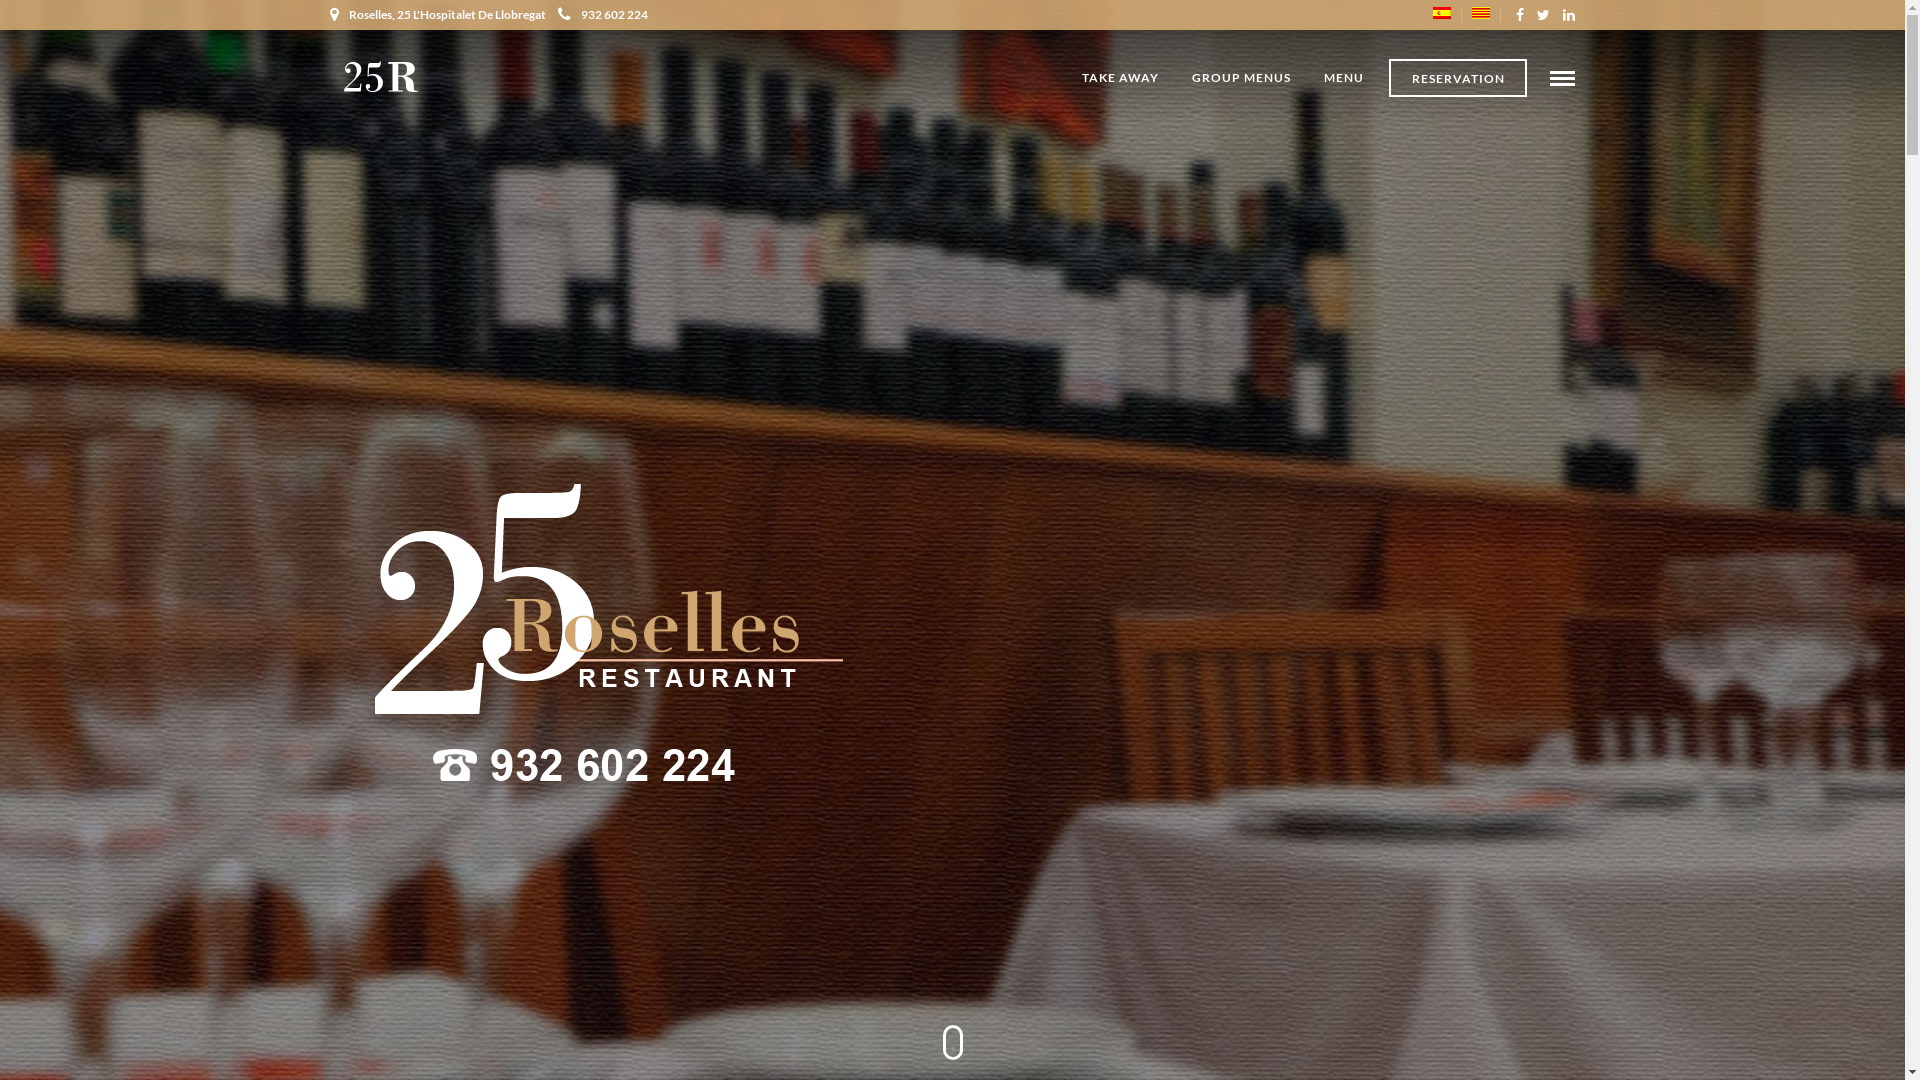  Describe the element at coordinates (1120, 77) in the screenshot. I see `'TAKE AWAY'` at that location.